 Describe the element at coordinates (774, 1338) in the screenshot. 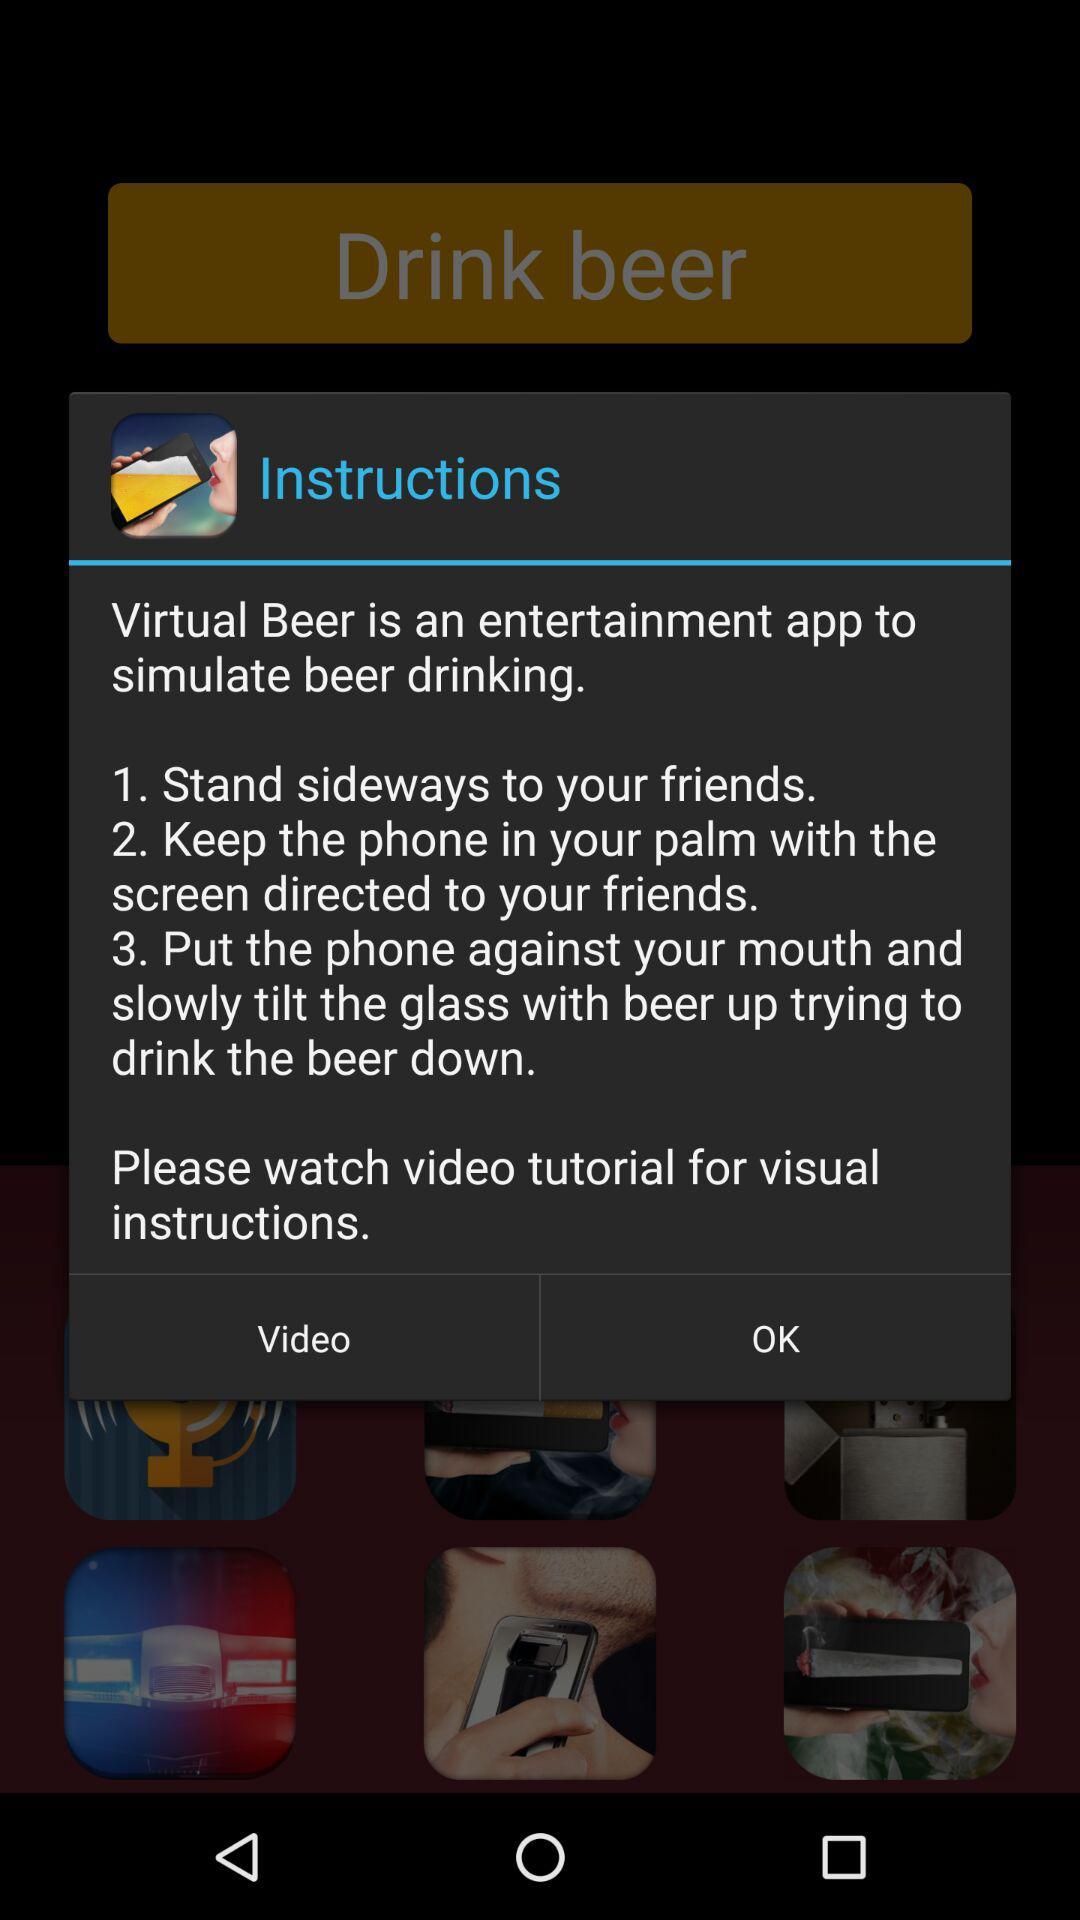

I see `the icon below virtual beer is item` at that location.